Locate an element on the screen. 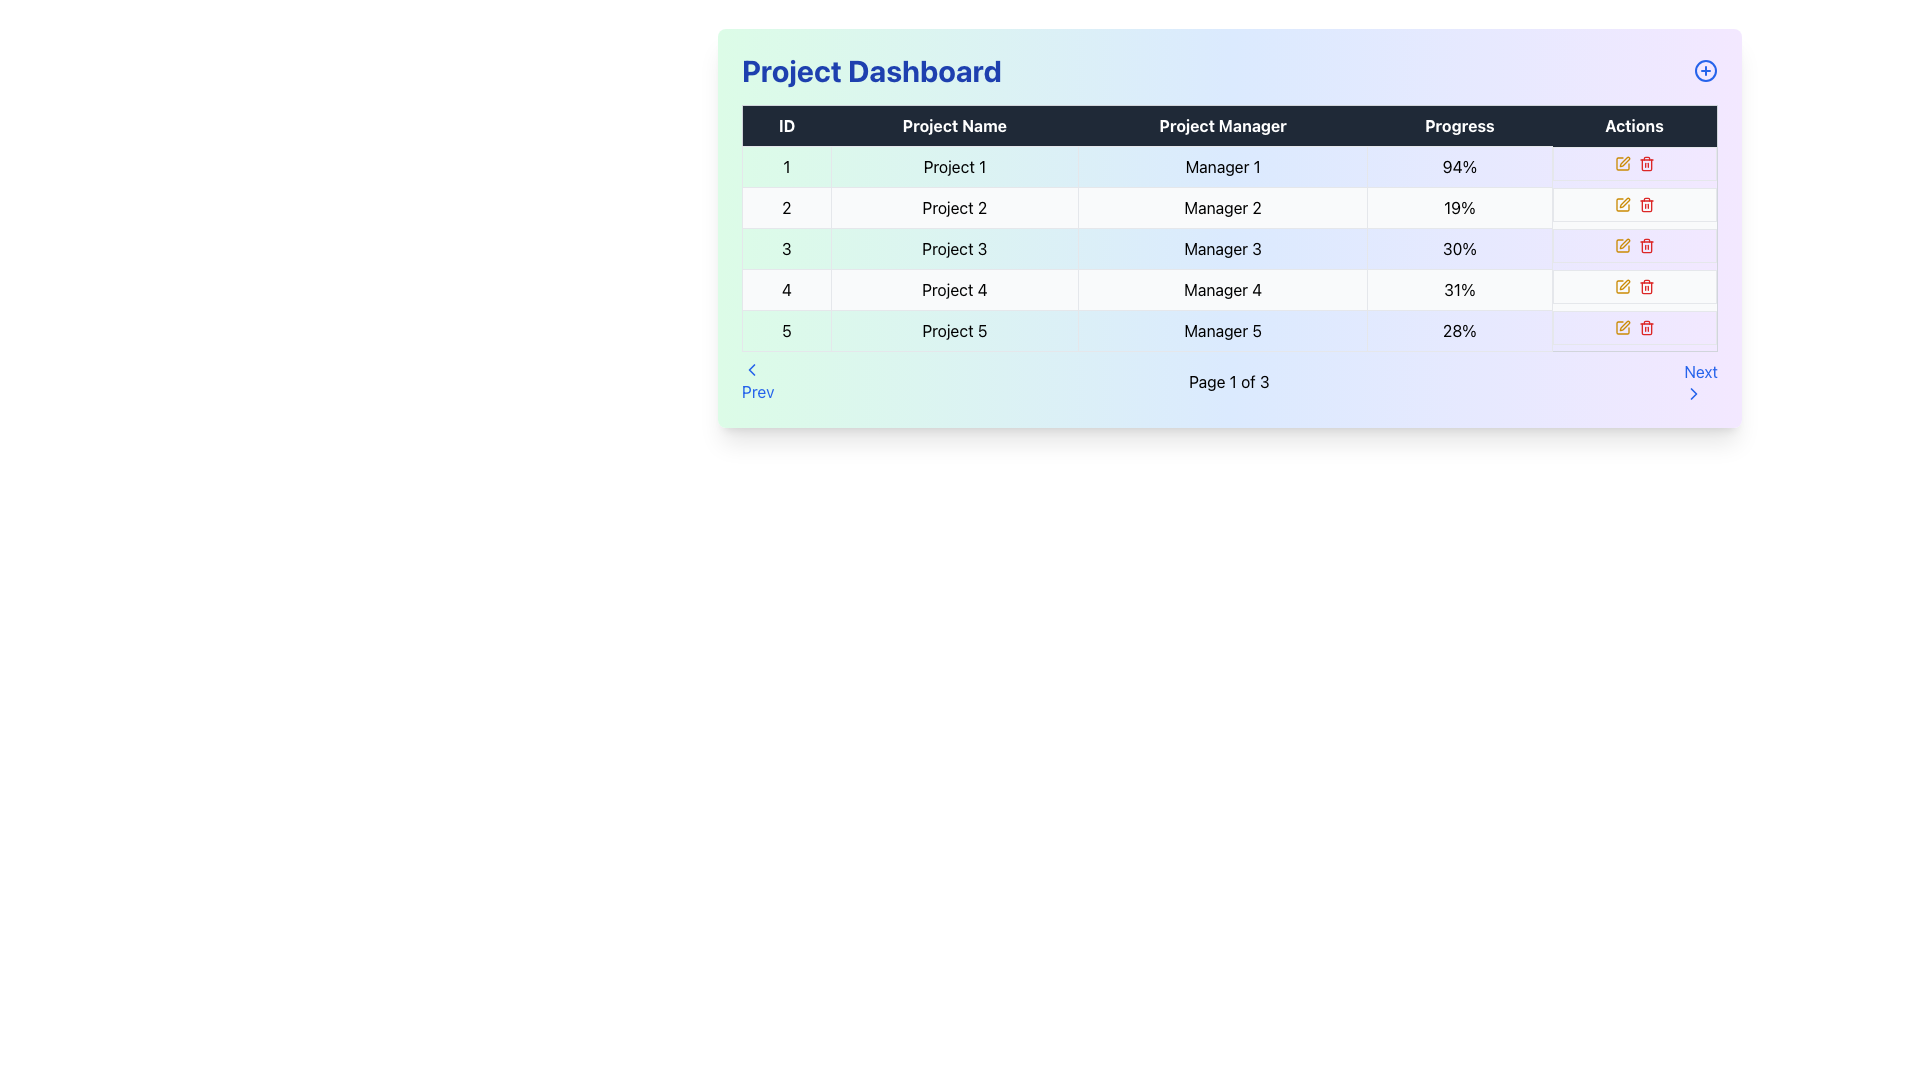 The height and width of the screenshot is (1080, 1920). the Text Display Cell containing the text 'Manager 5' in the 'Project Manager' column, 5th row of the table is located at coordinates (1222, 330).